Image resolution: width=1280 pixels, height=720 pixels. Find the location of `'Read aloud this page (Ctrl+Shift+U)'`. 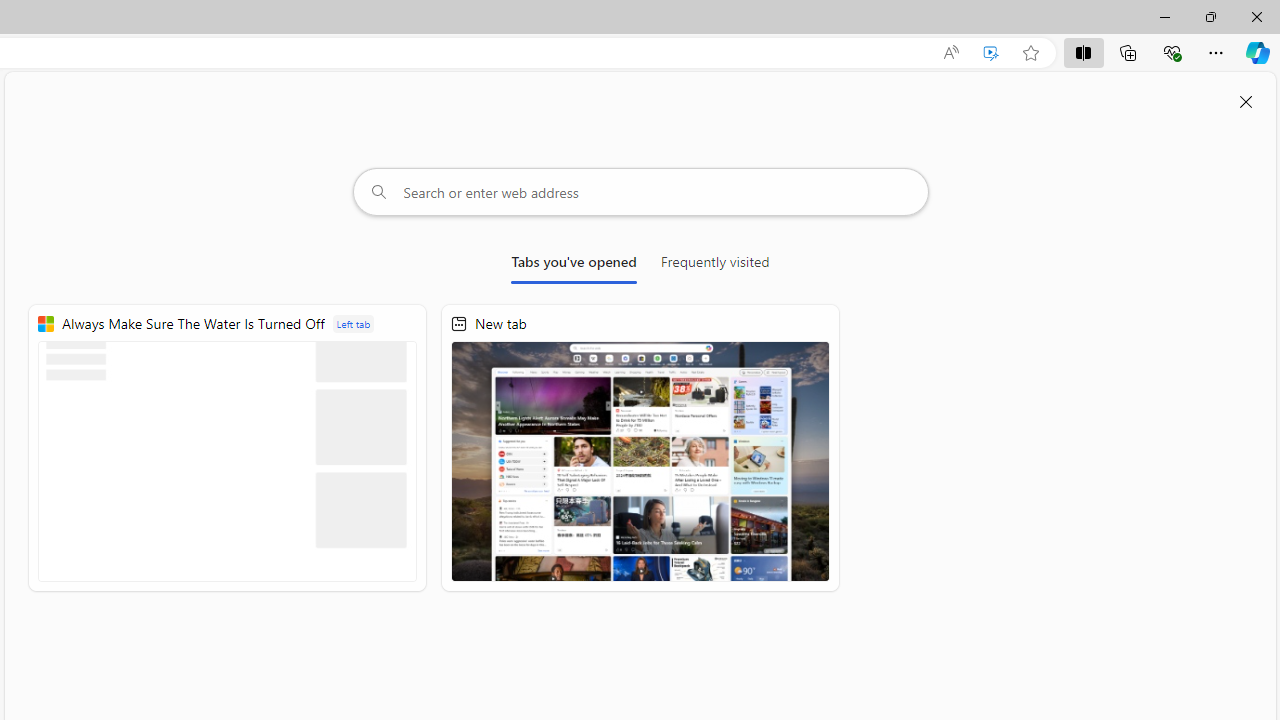

'Read aloud this page (Ctrl+Shift+U)' is located at coordinates (950, 52).